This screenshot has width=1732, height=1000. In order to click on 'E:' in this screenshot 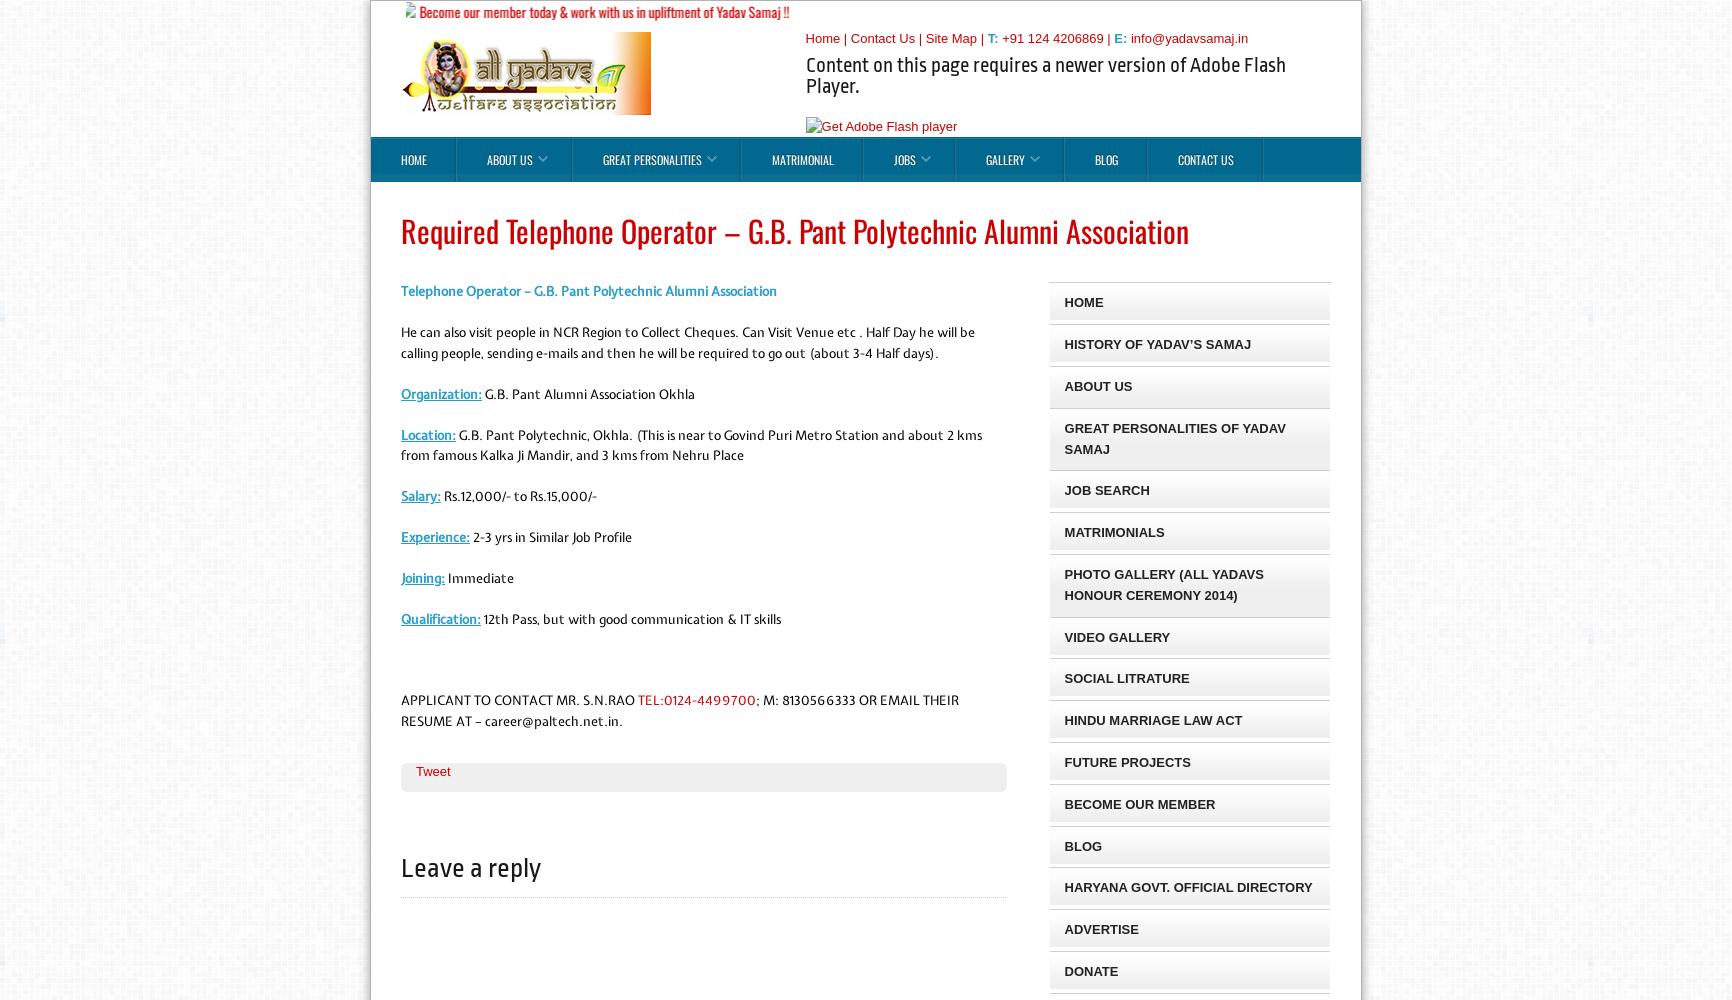, I will do `click(1113, 37)`.